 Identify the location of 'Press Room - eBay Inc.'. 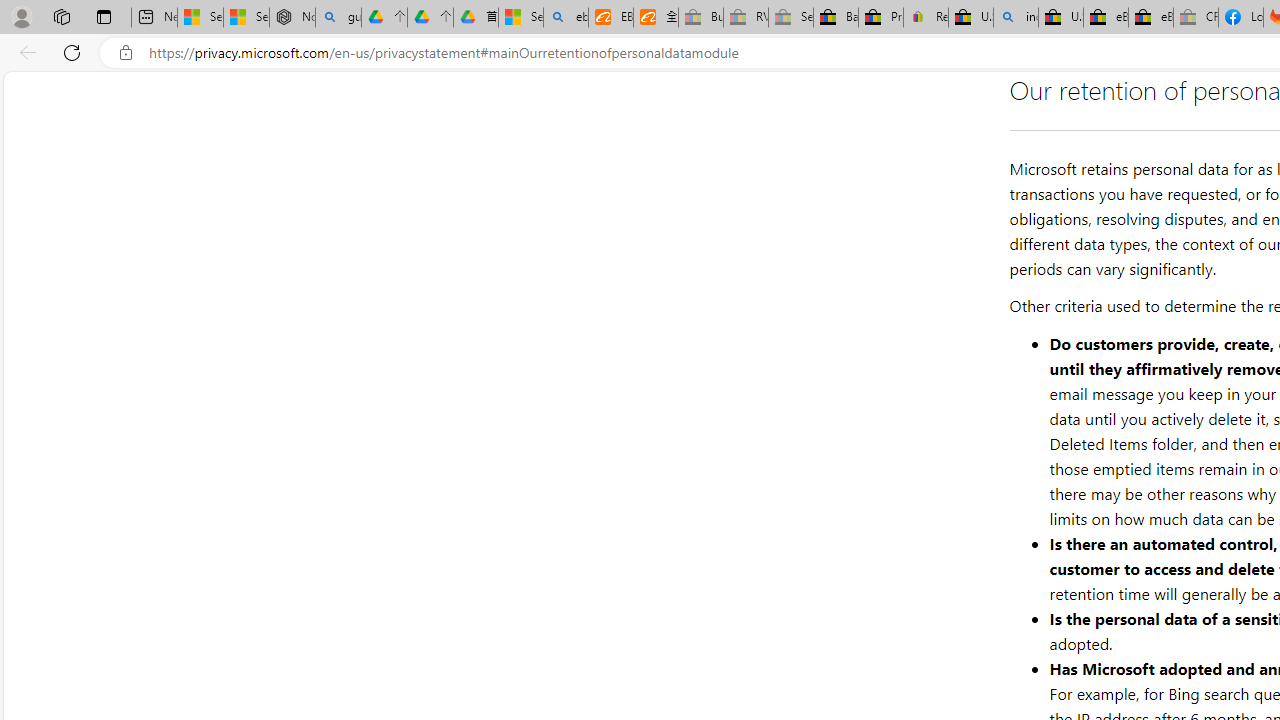
(880, 17).